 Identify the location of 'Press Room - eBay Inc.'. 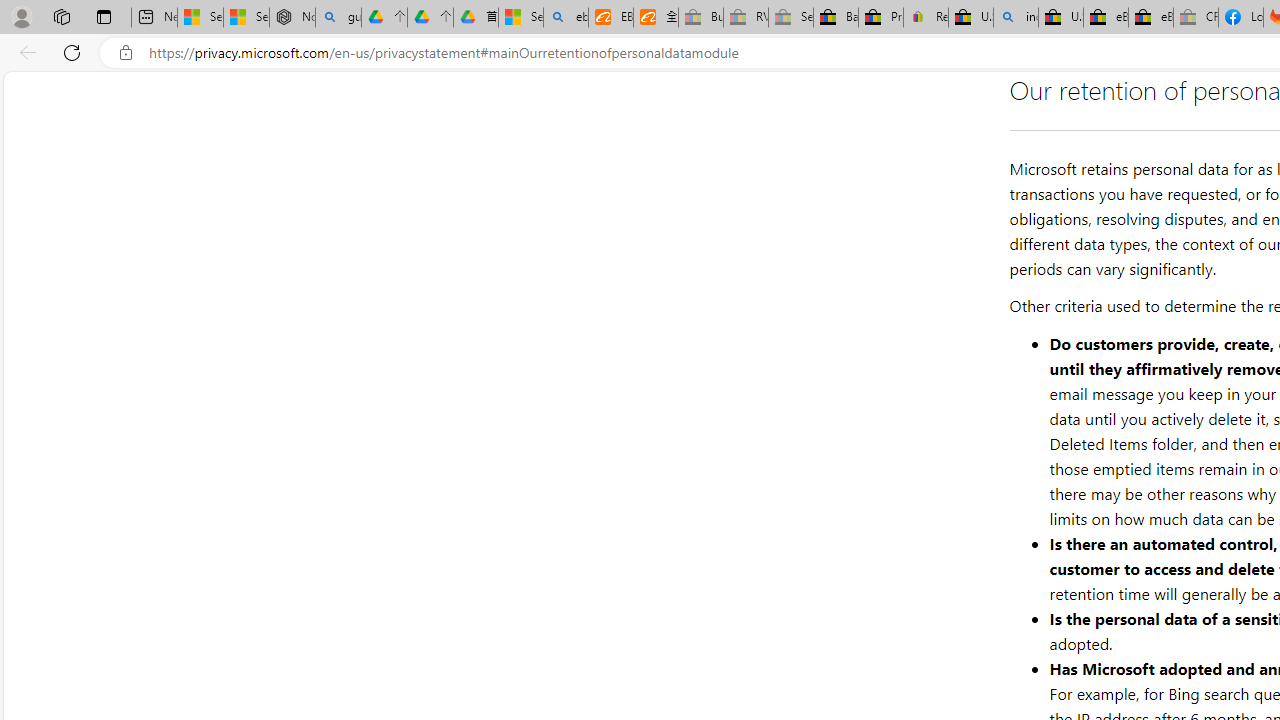
(880, 17).